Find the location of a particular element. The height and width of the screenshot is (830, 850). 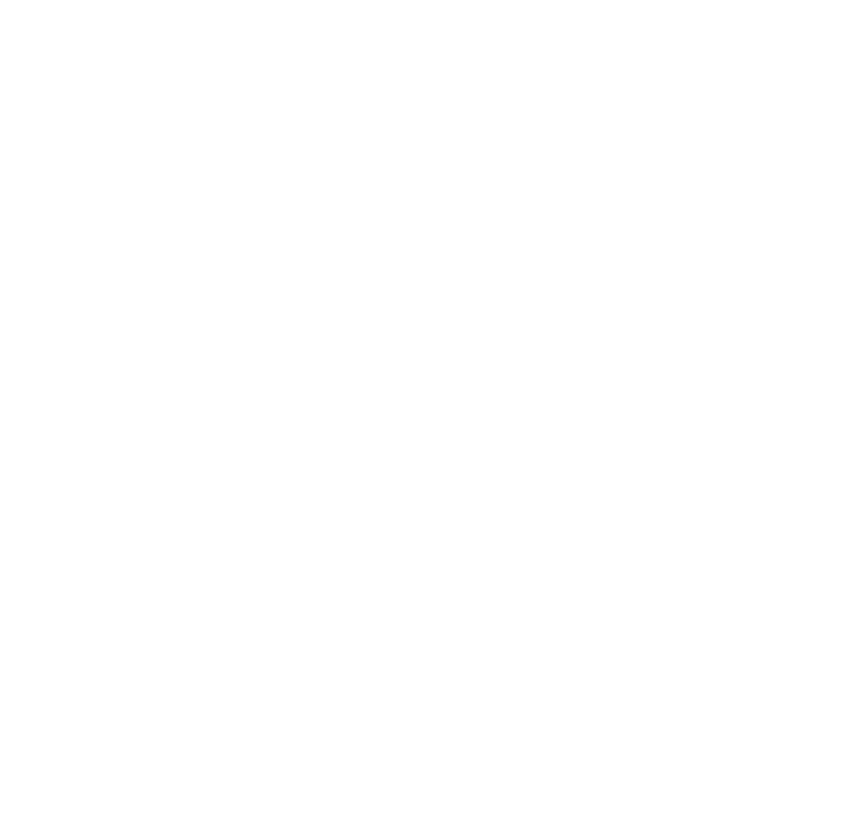

'Size Range' is located at coordinates (171, 515).